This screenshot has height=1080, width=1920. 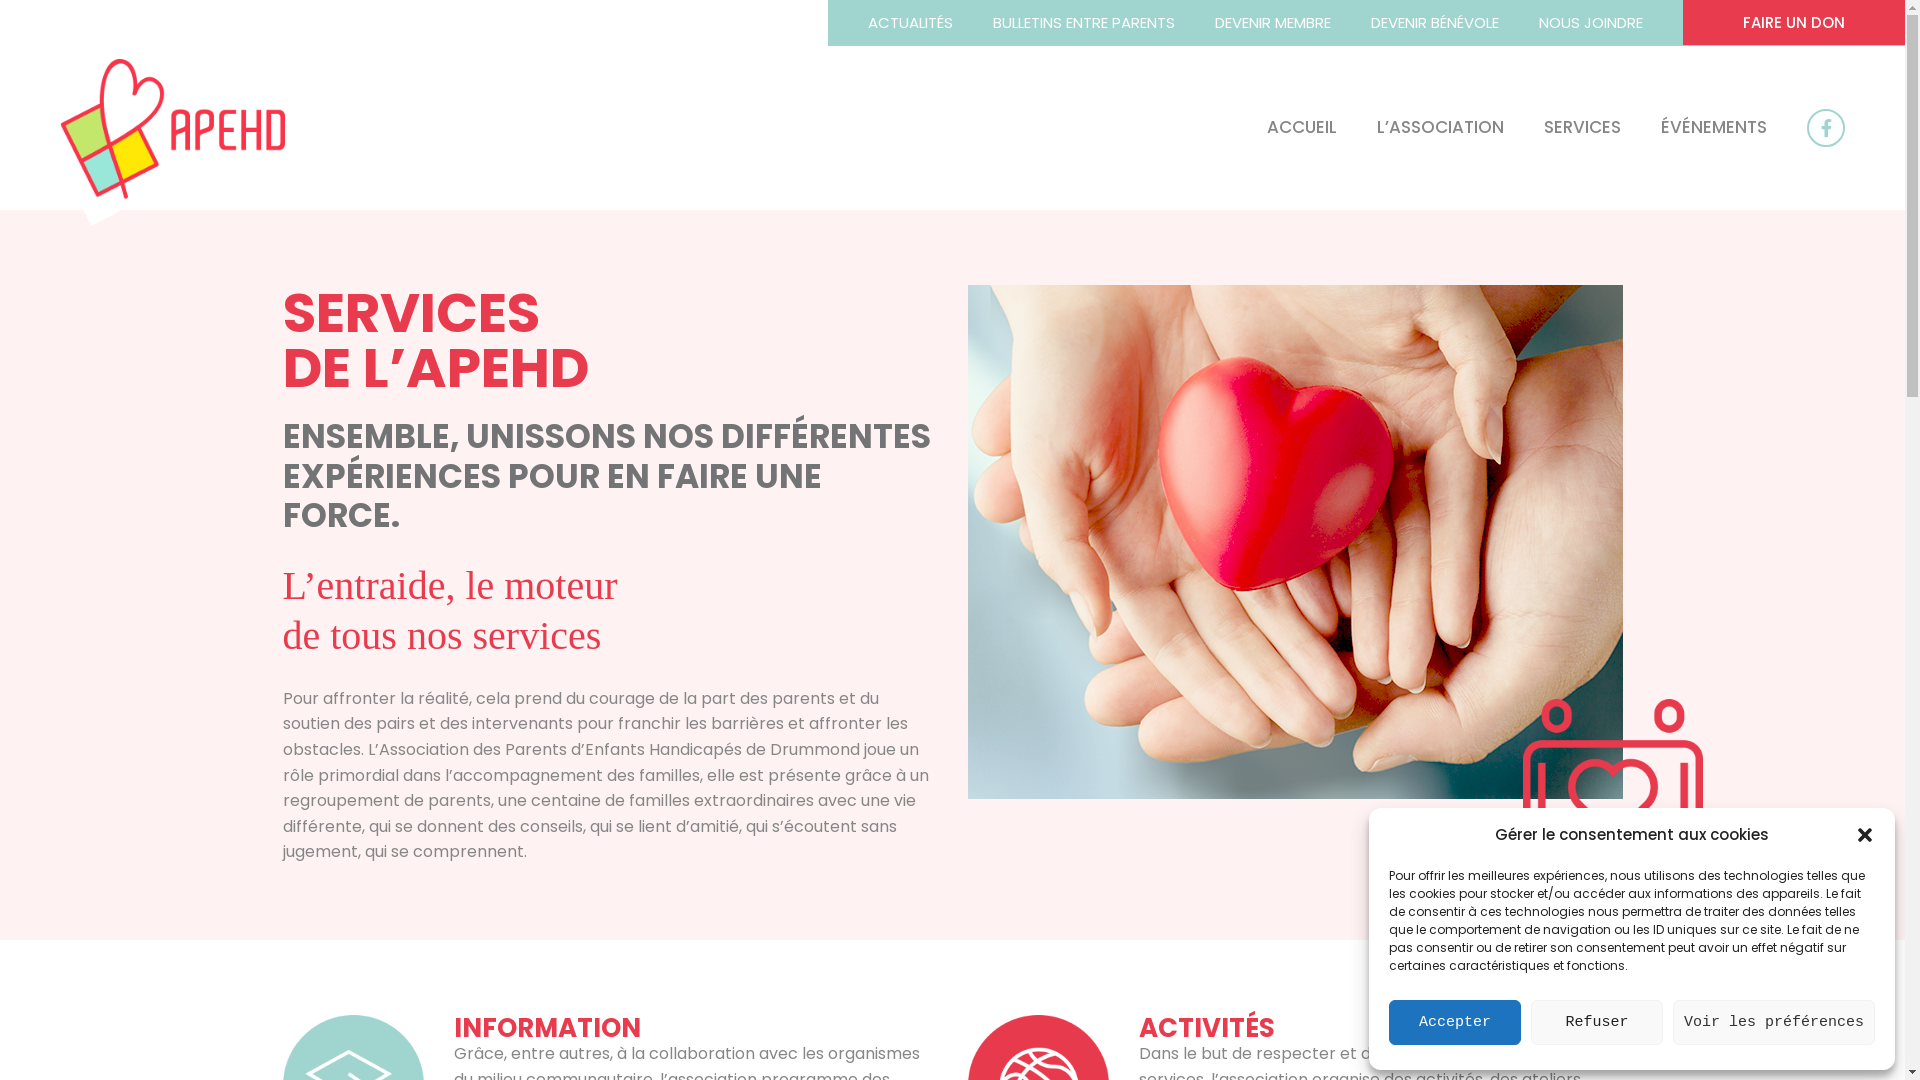 I want to click on 'FAIRE UN DON', so click(x=1794, y=22).